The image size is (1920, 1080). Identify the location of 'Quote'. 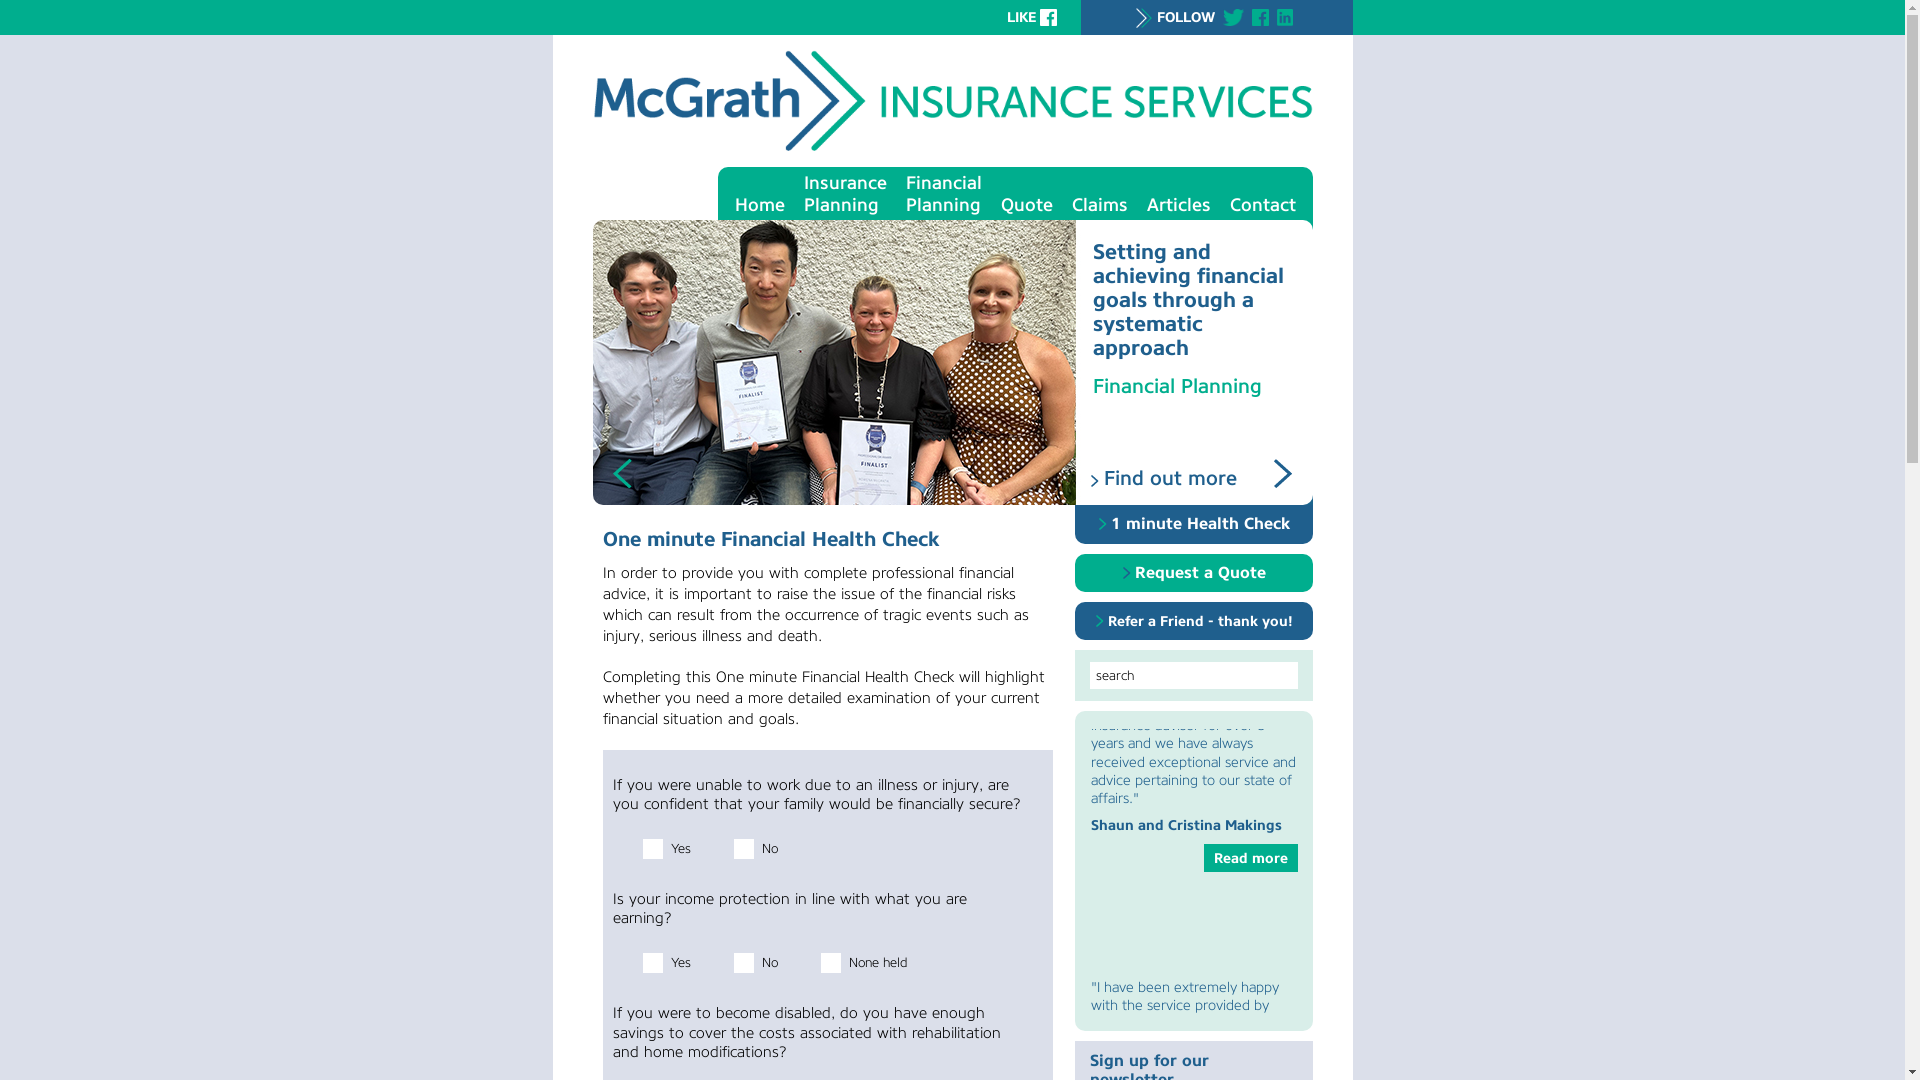
(993, 204).